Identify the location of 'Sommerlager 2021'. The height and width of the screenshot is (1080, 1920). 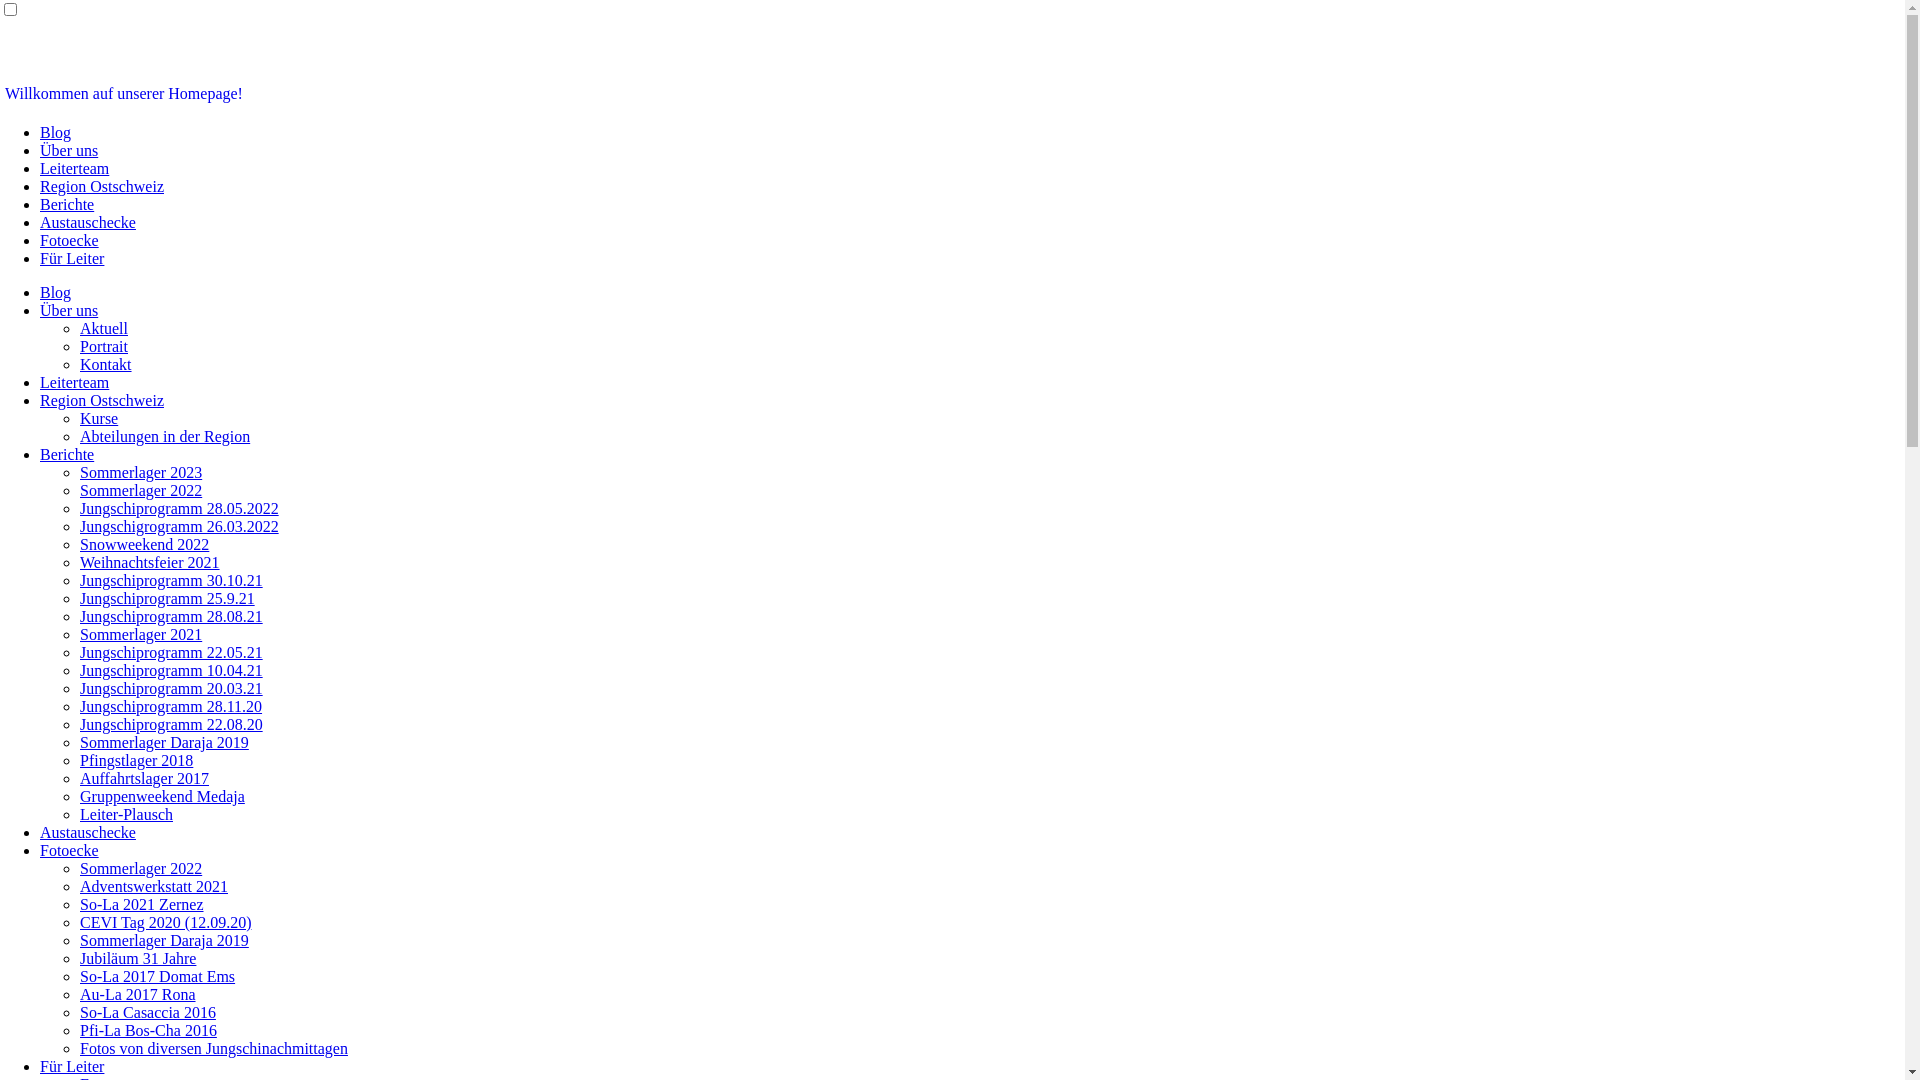
(139, 634).